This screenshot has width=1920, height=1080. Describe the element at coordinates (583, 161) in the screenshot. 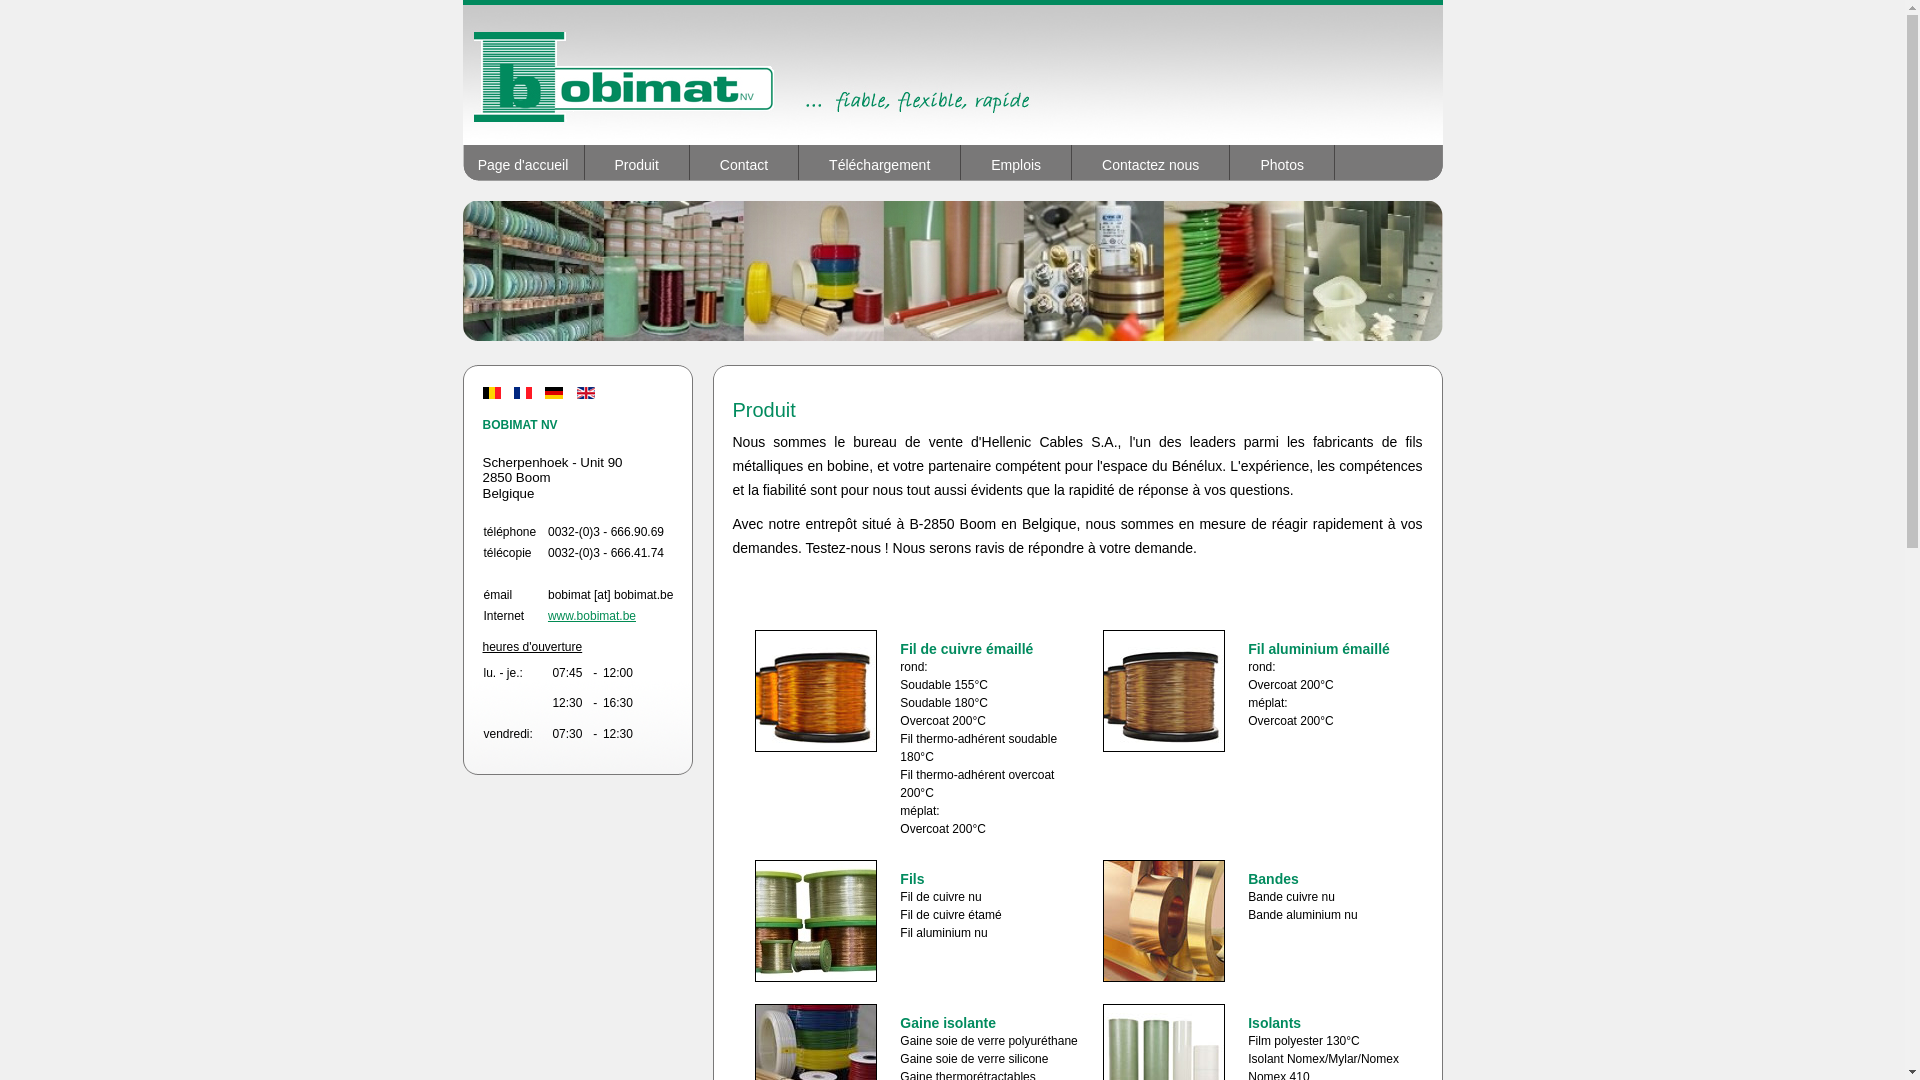

I see `'Produit'` at that location.